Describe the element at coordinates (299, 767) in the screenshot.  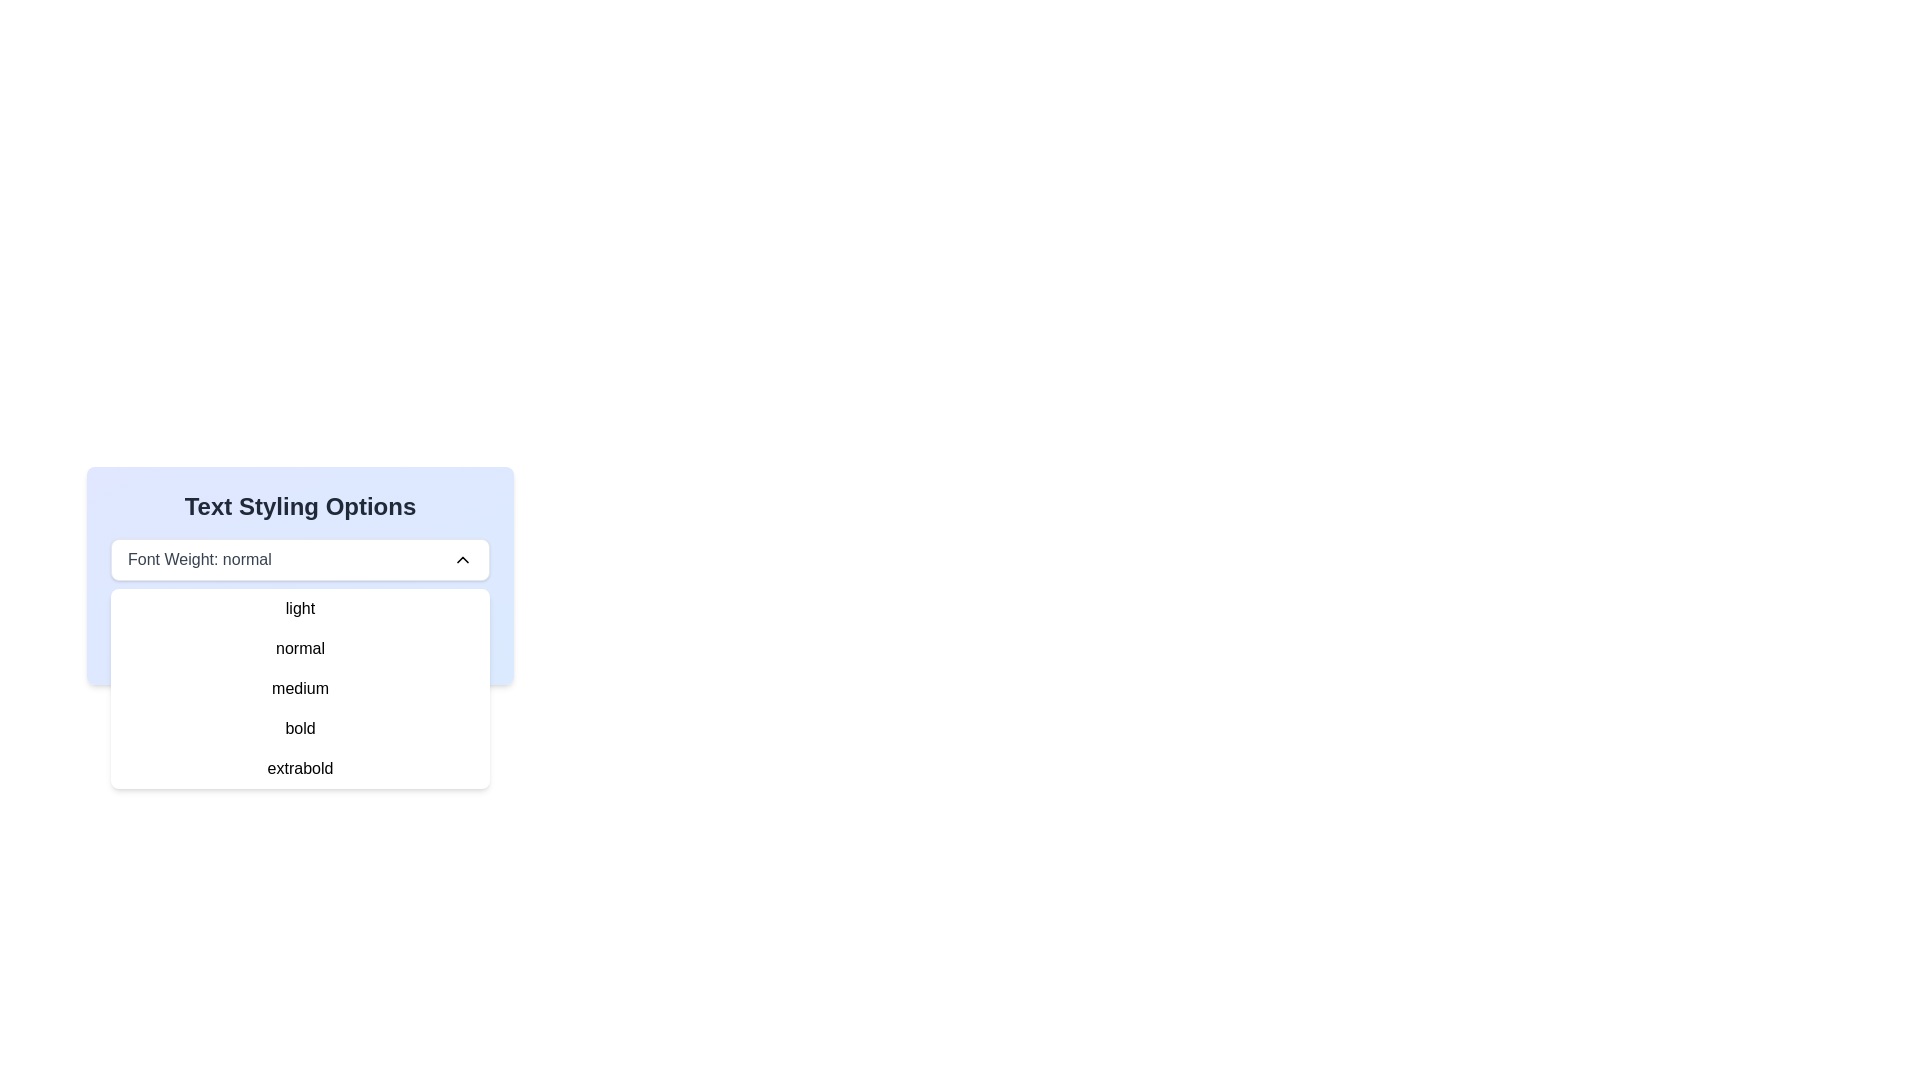
I see `the 'extrabold' font weight option in the dropdown menu, which is the last item in the list of font weight options` at that location.